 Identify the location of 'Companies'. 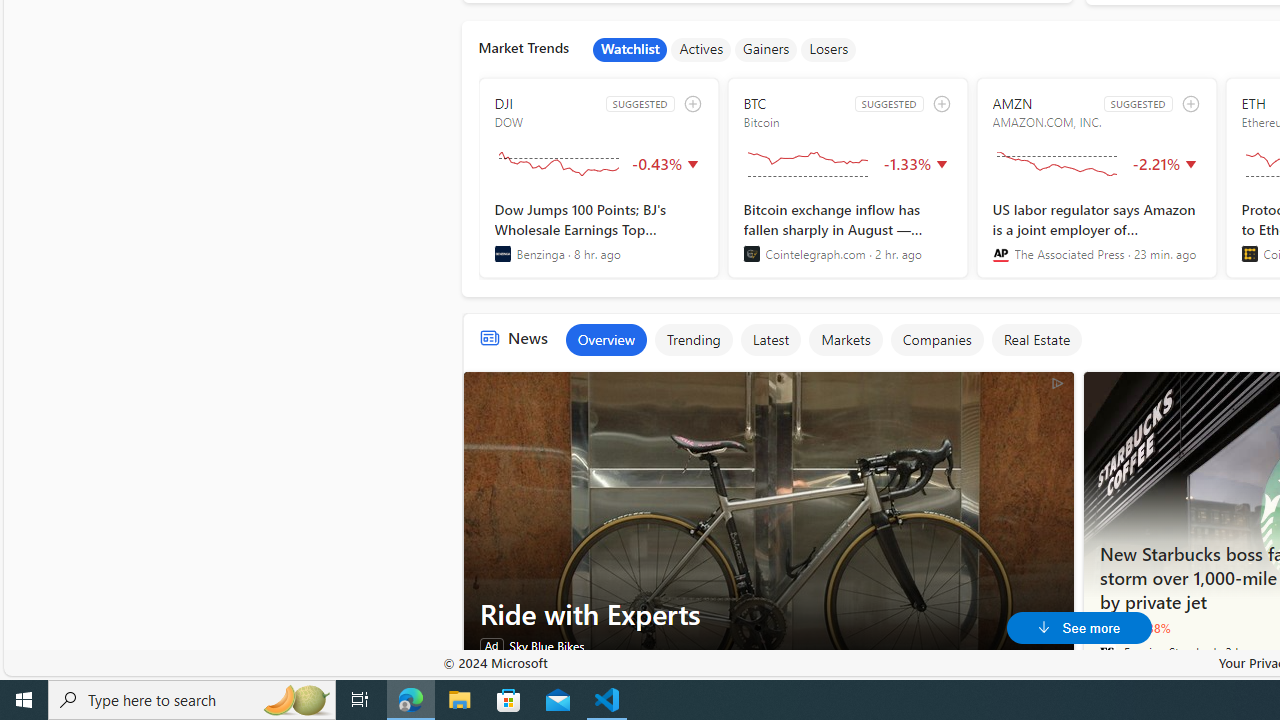
(935, 338).